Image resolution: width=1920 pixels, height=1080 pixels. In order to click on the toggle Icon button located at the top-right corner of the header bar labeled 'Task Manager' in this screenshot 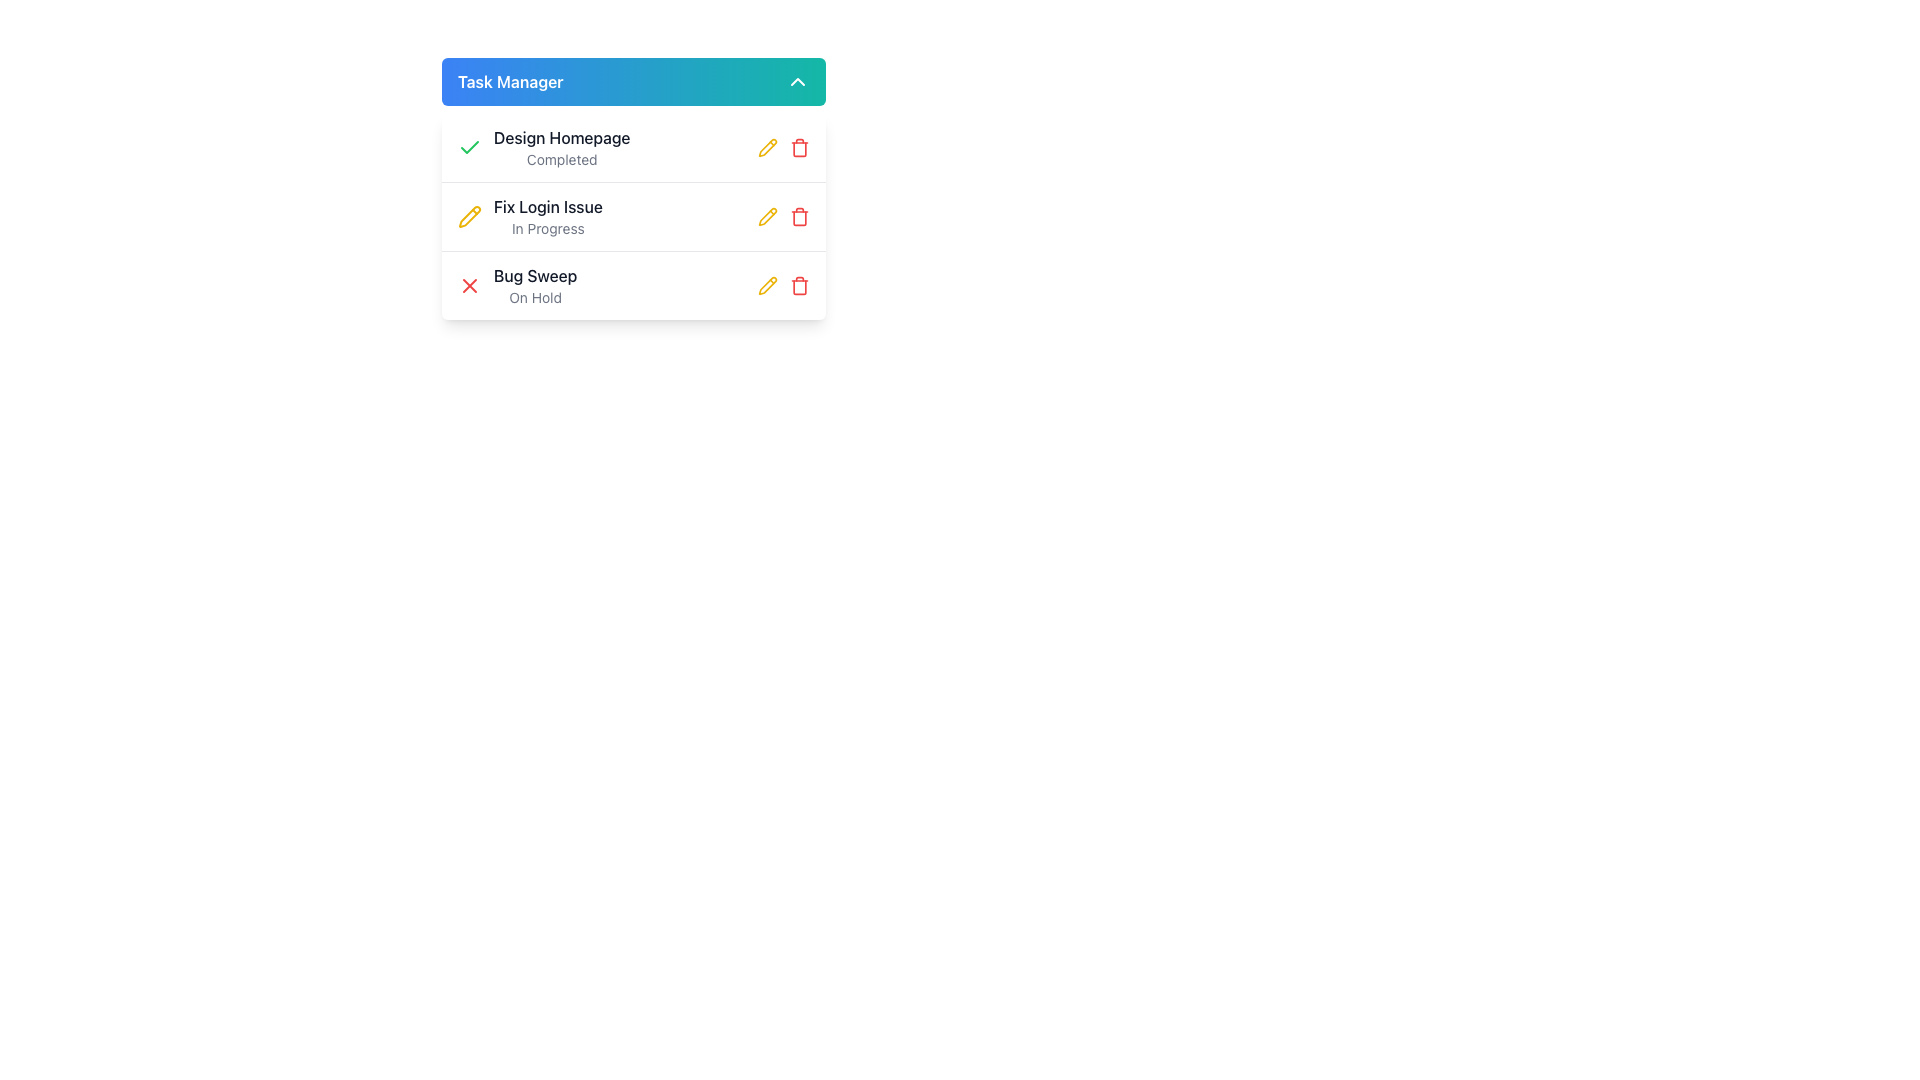, I will do `click(796, 80)`.